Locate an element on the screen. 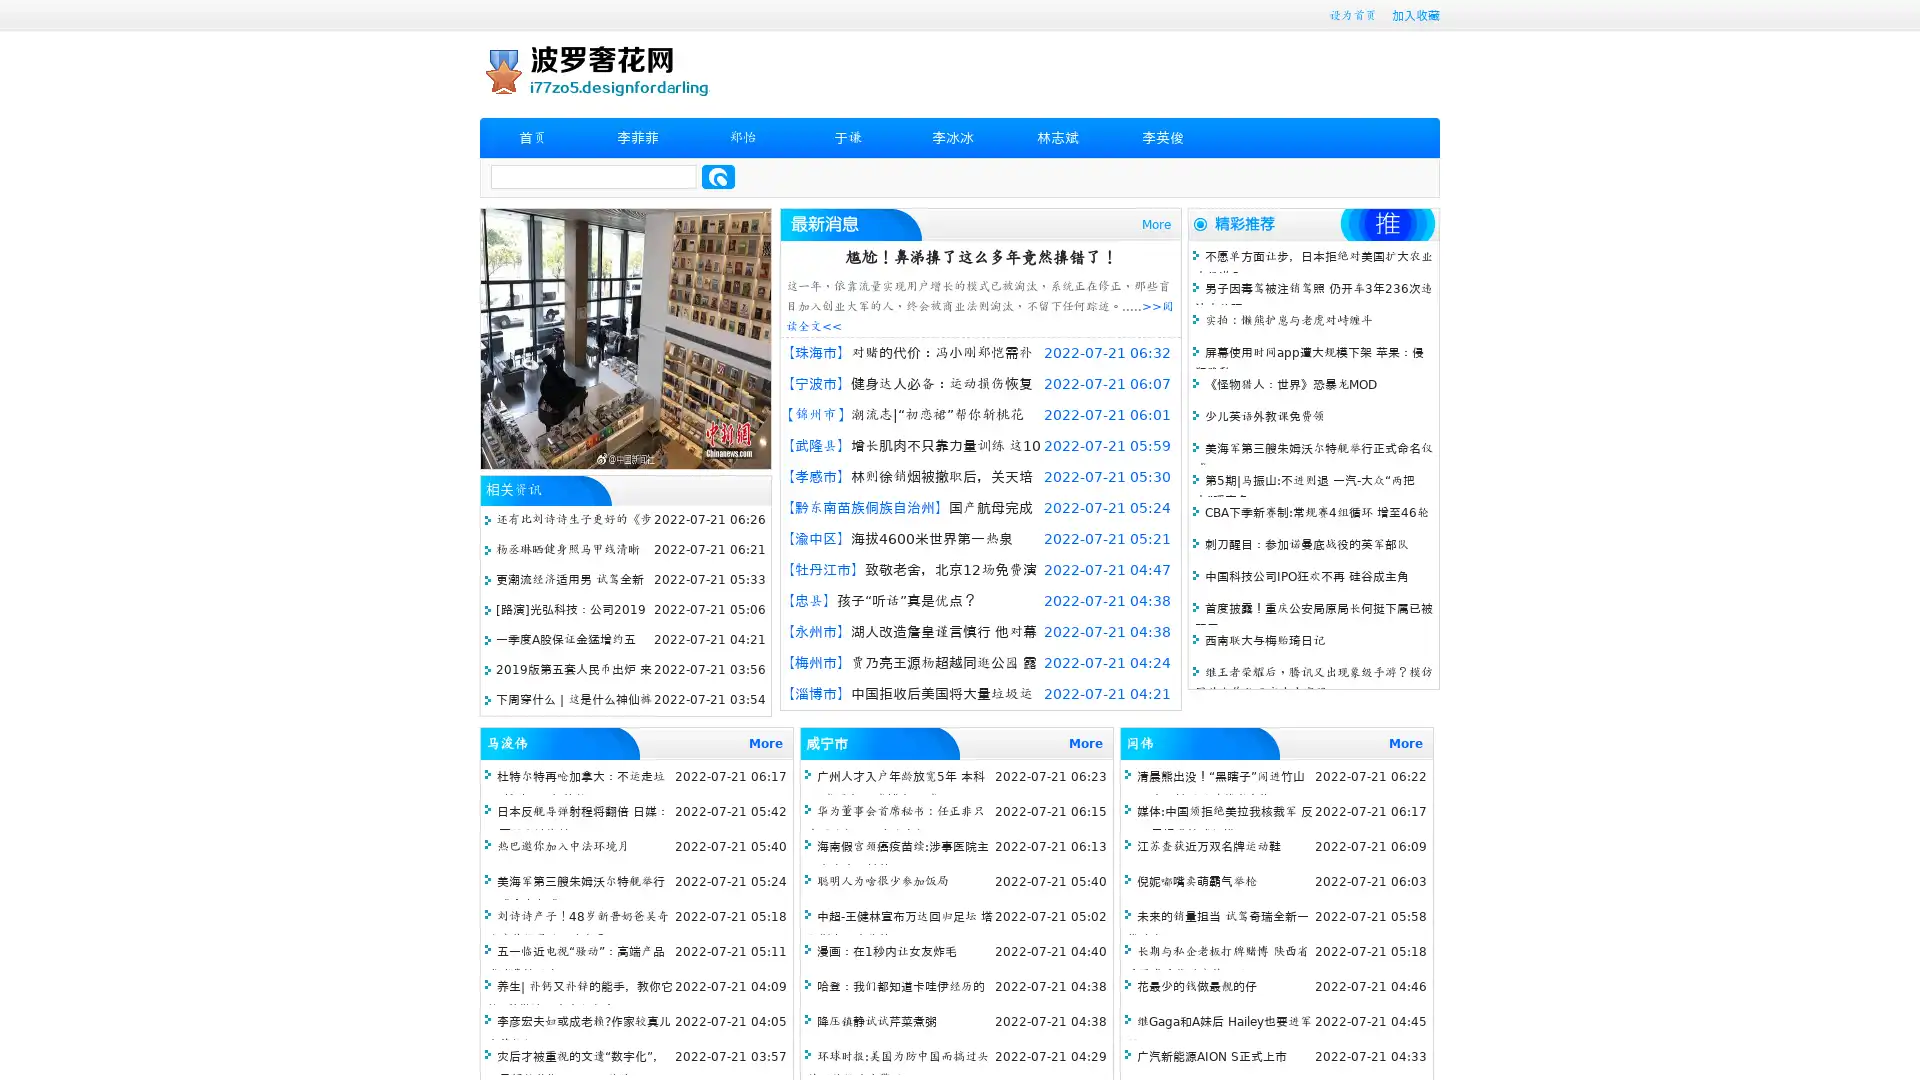  Search is located at coordinates (718, 176).